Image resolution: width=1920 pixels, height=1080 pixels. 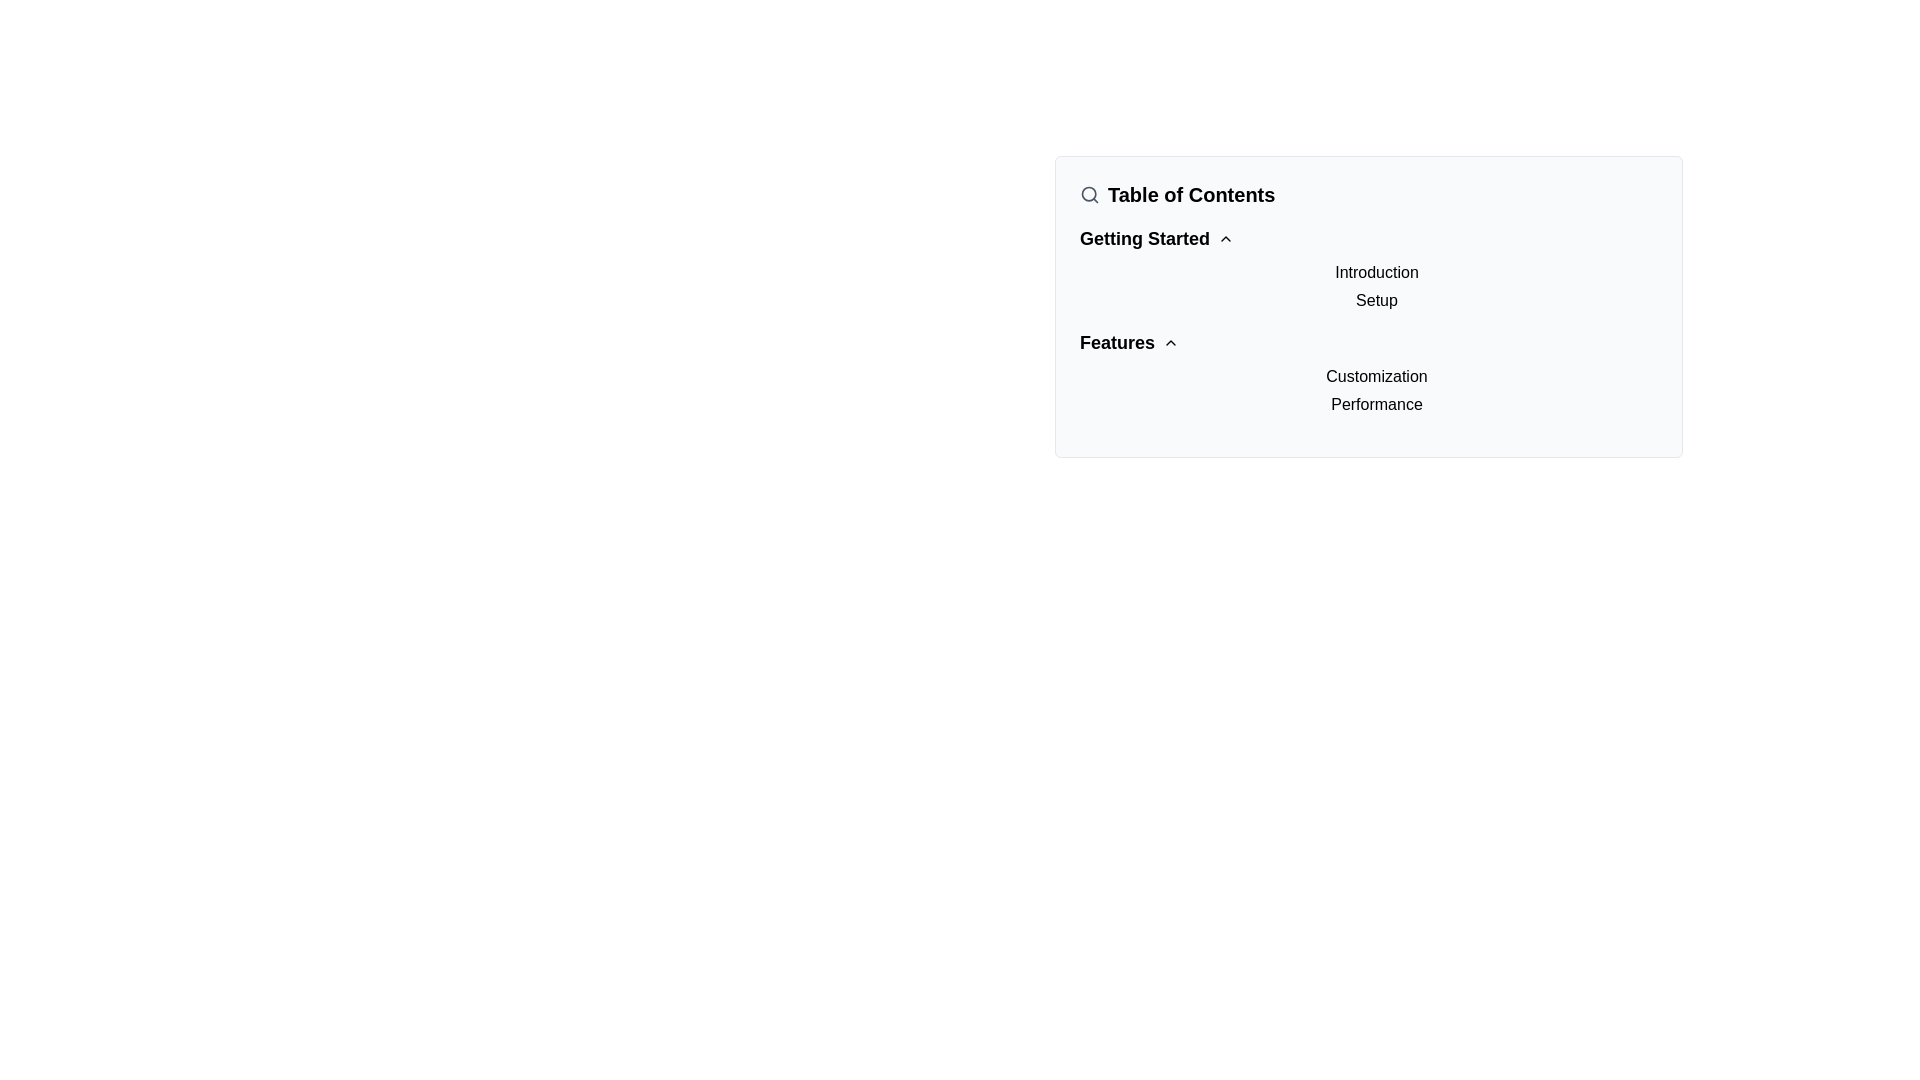 What do you see at coordinates (1367, 268) in the screenshot?
I see `the text block containing 'Introduction' and 'Setup' located below the 'Getting Started' header in the 'Table of Contents' section to focus its content` at bounding box center [1367, 268].